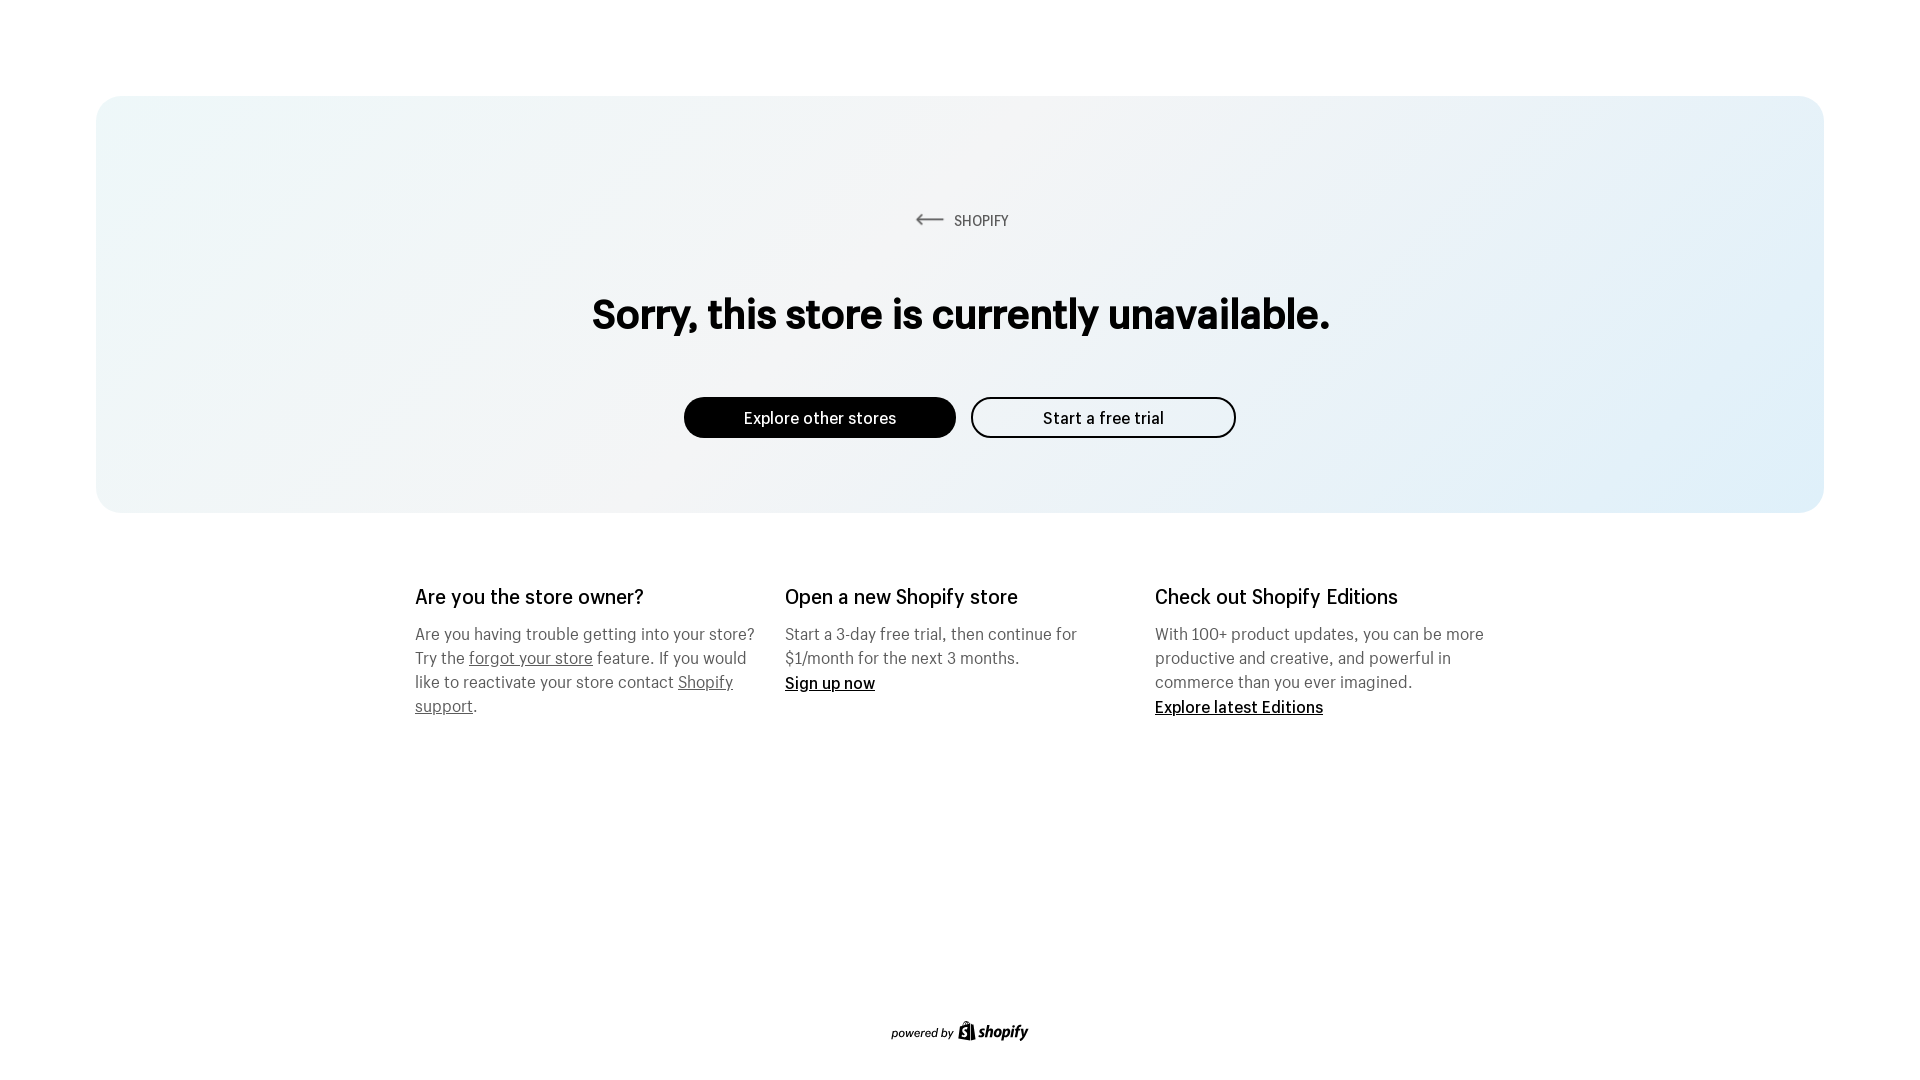 The height and width of the screenshot is (1080, 1920). Describe the element at coordinates (830, 681) in the screenshot. I see `'Sign up now'` at that location.